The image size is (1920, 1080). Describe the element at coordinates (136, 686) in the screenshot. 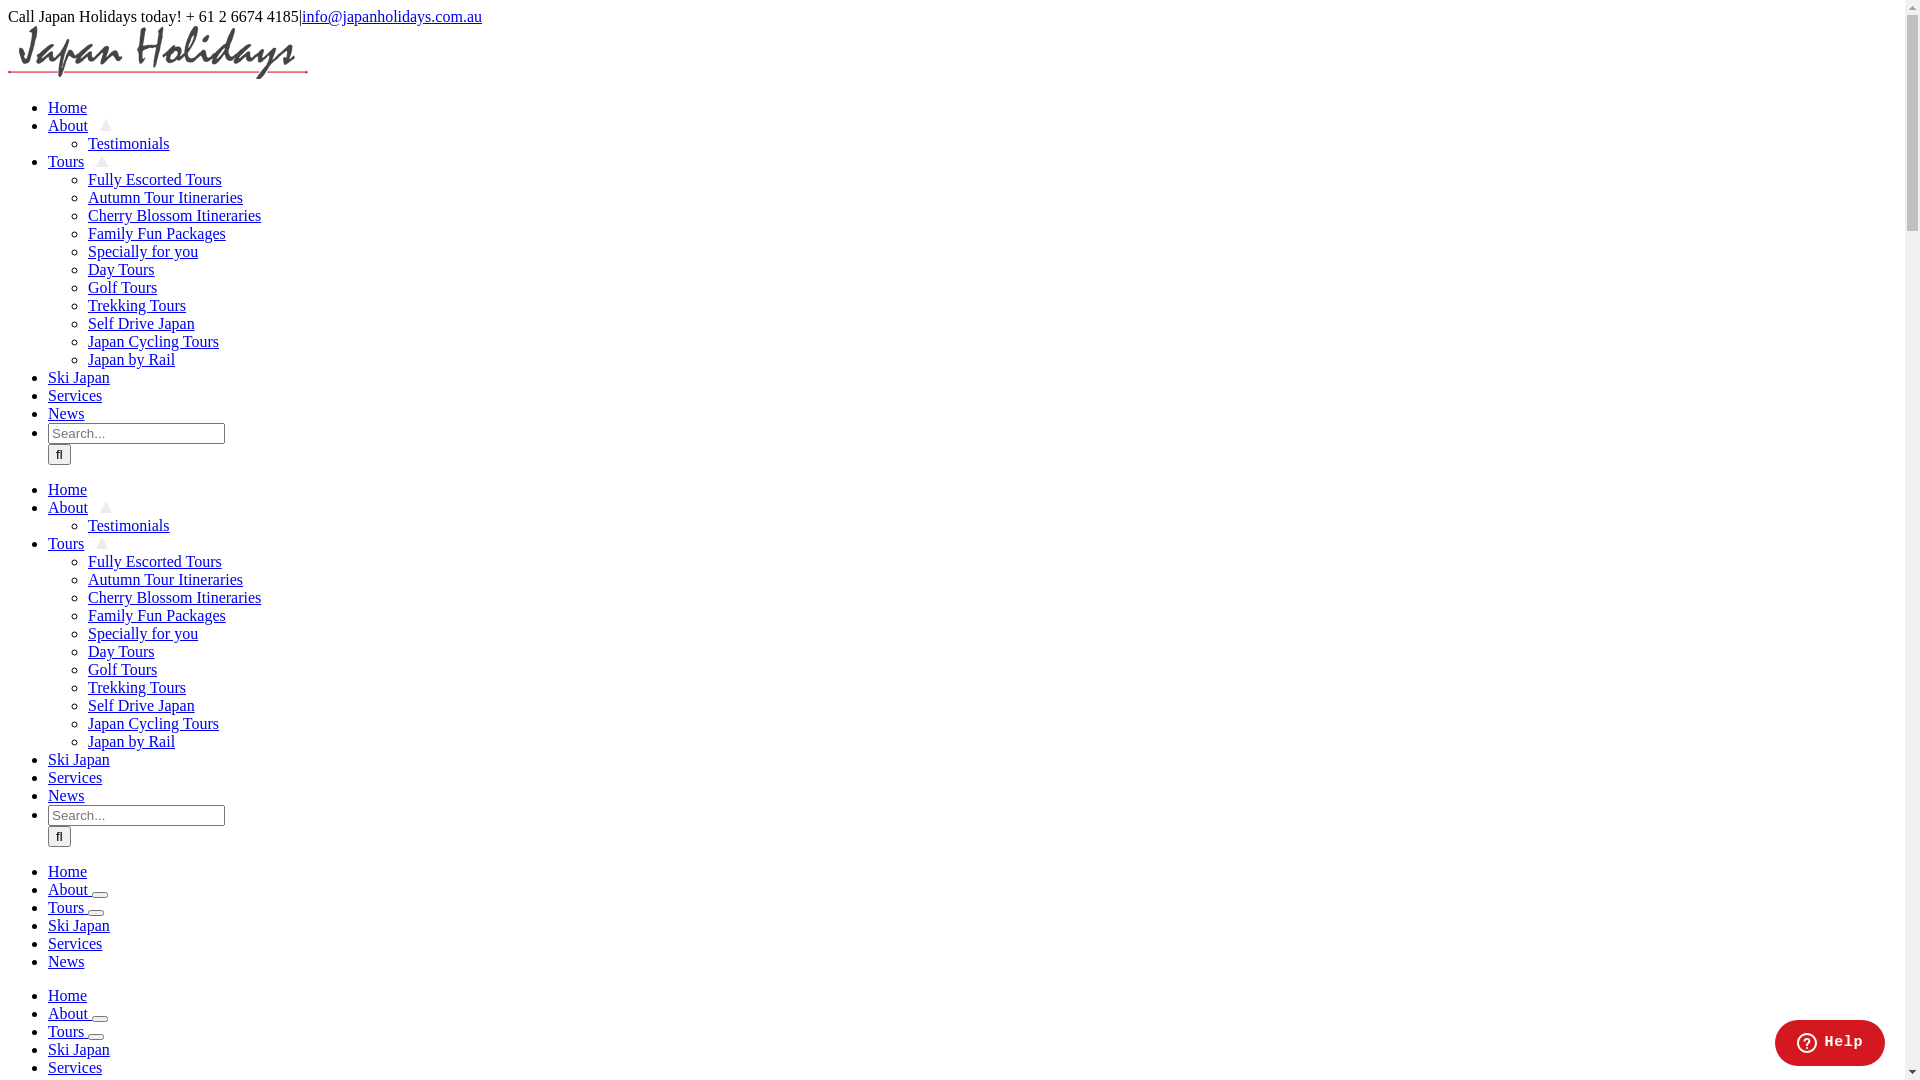

I see `'Trekking Tours'` at that location.